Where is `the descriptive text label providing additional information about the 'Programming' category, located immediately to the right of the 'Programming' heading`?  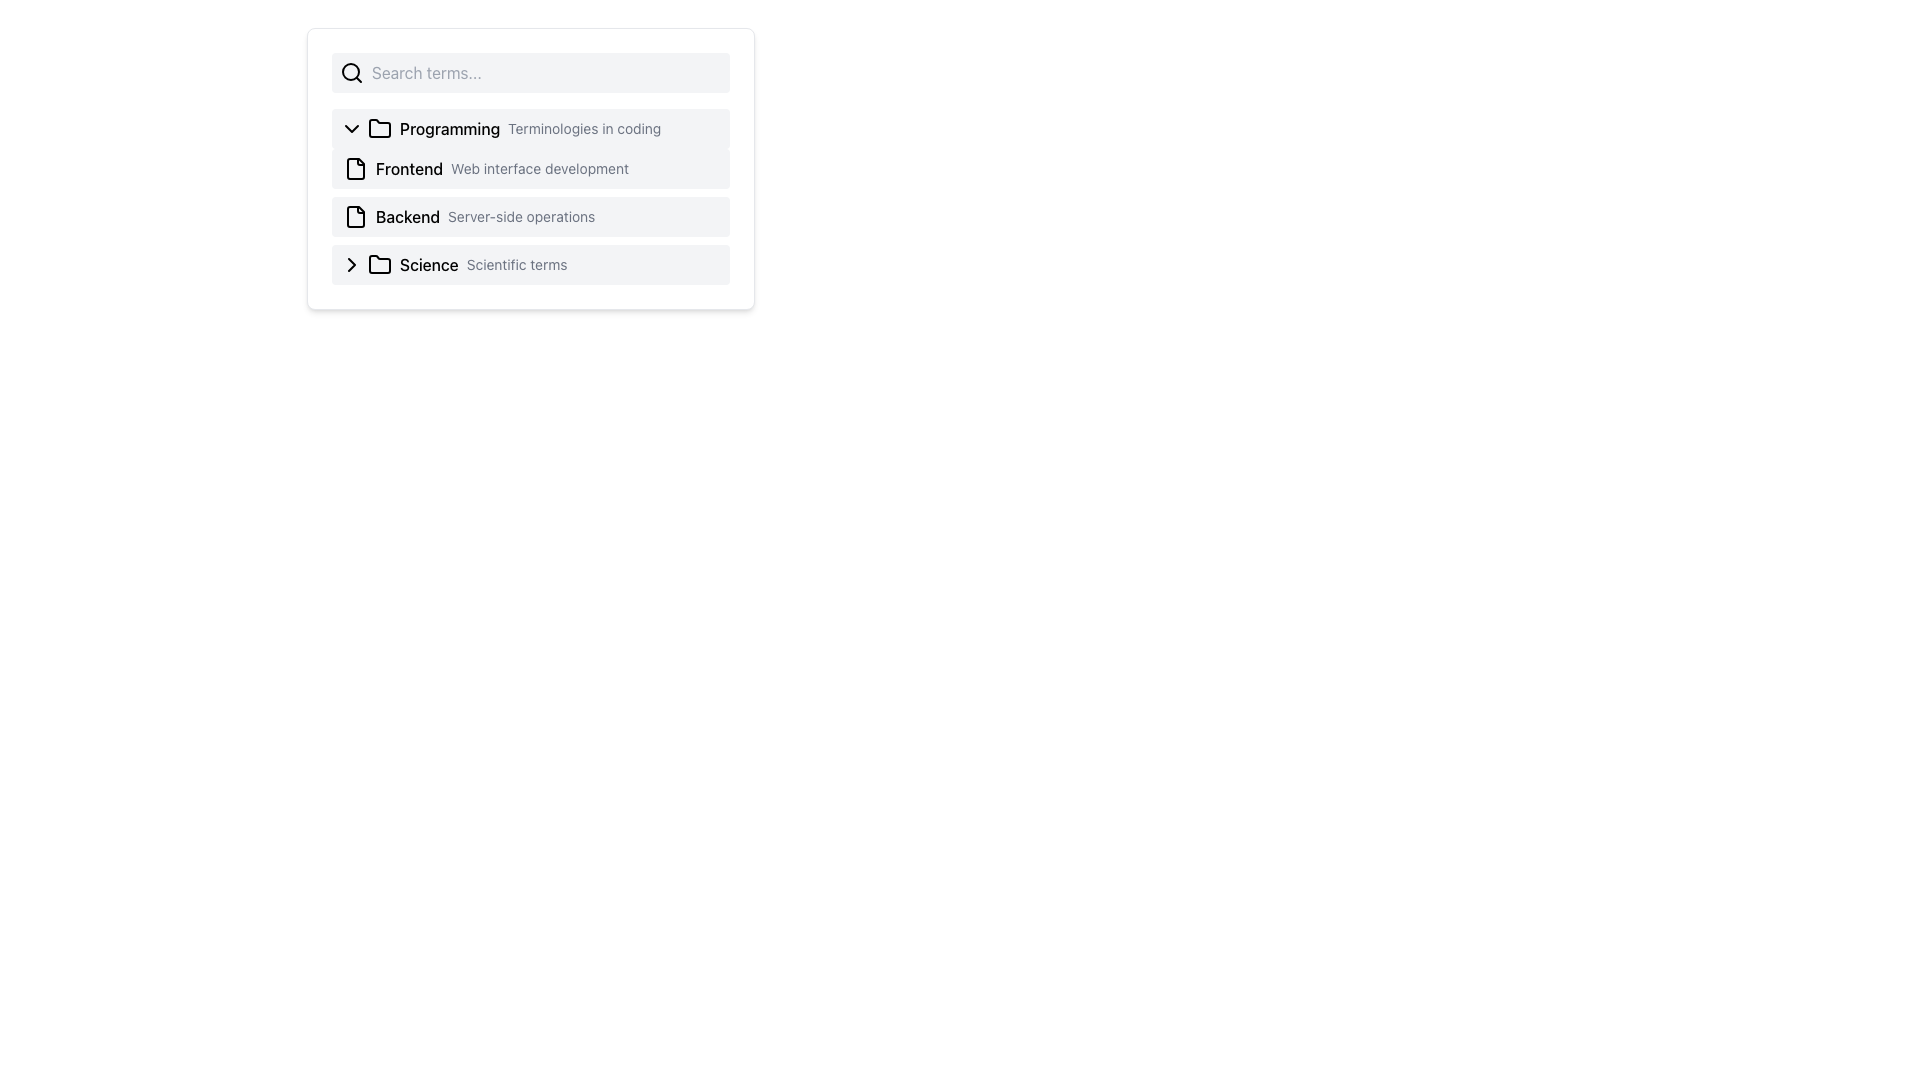 the descriptive text label providing additional information about the 'Programming' category, located immediately to the right of the 'Programming' heading is located at coordinates (583, 128).